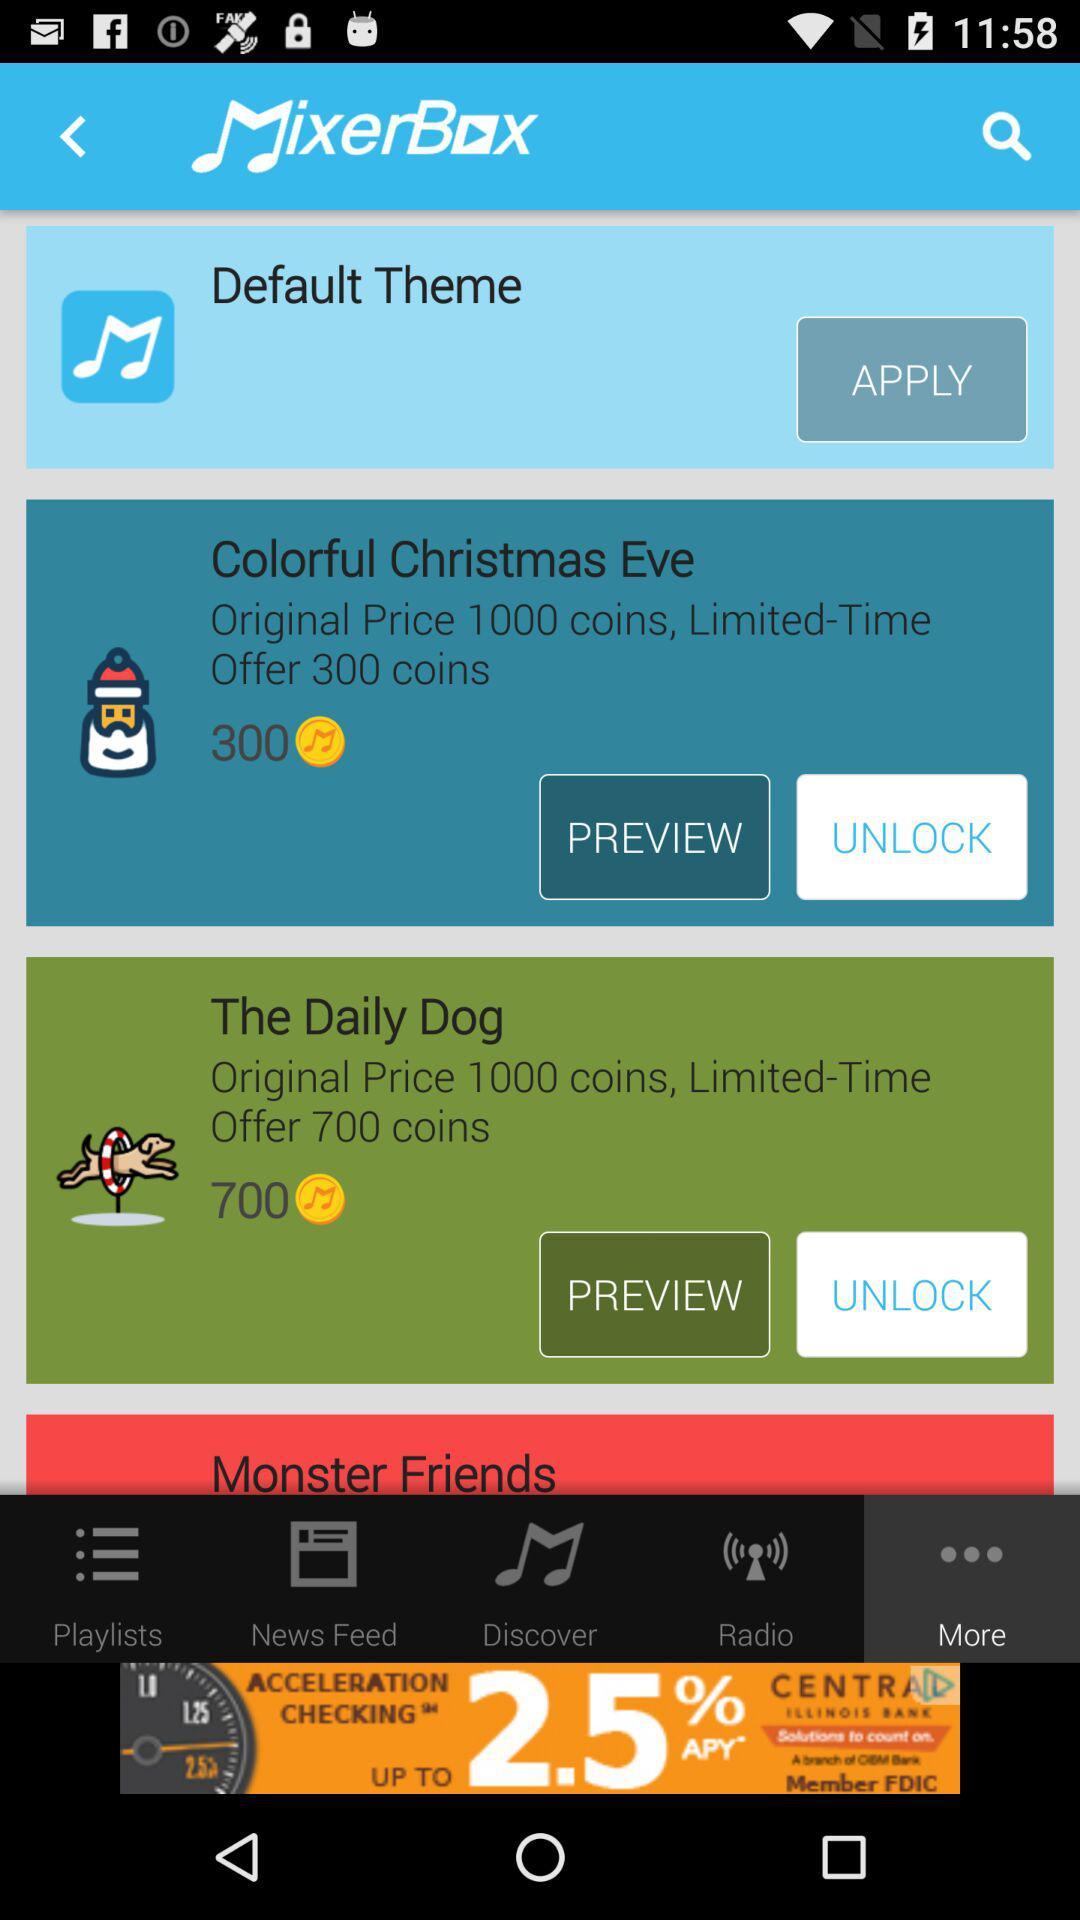 The image size is (1080, 1920). Describe the element at coordinates (319, 1199) in the screenshot. I see `the coin which is beside 700` at that location.